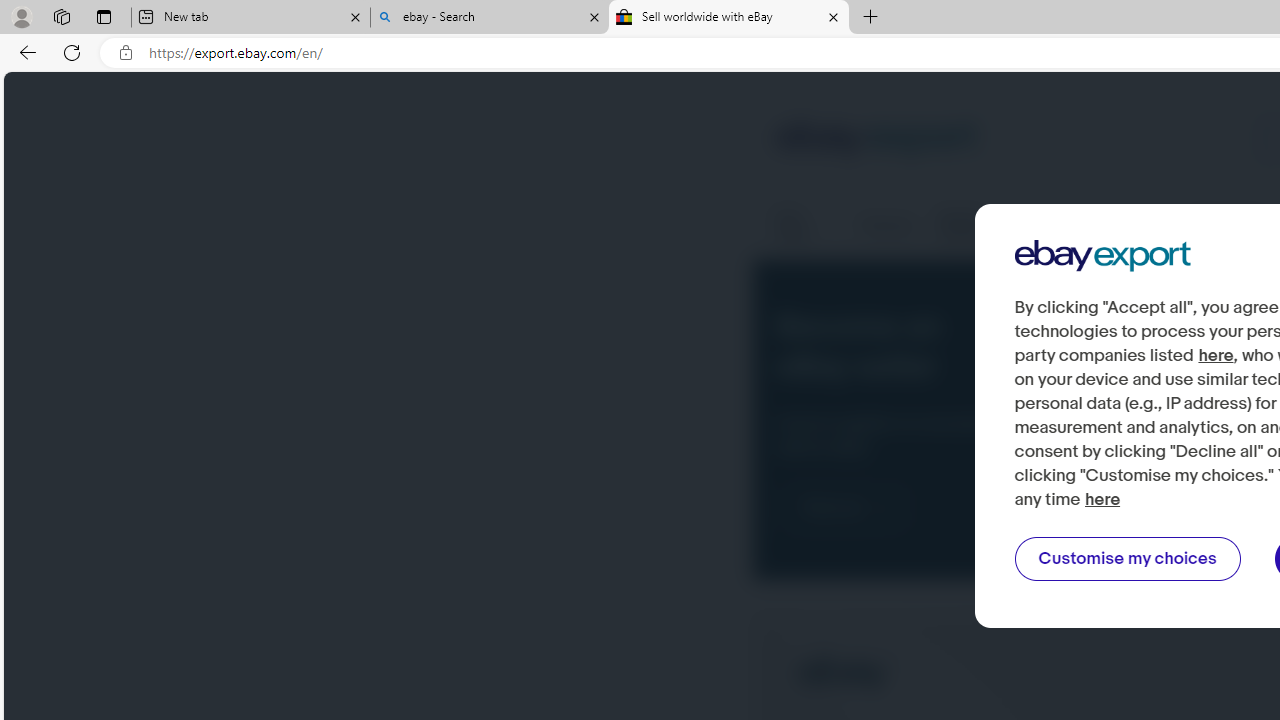 Image resolution: width=1280 pixels, height=720 pixels. I want to click on 'Close tab', so click(833, 17).